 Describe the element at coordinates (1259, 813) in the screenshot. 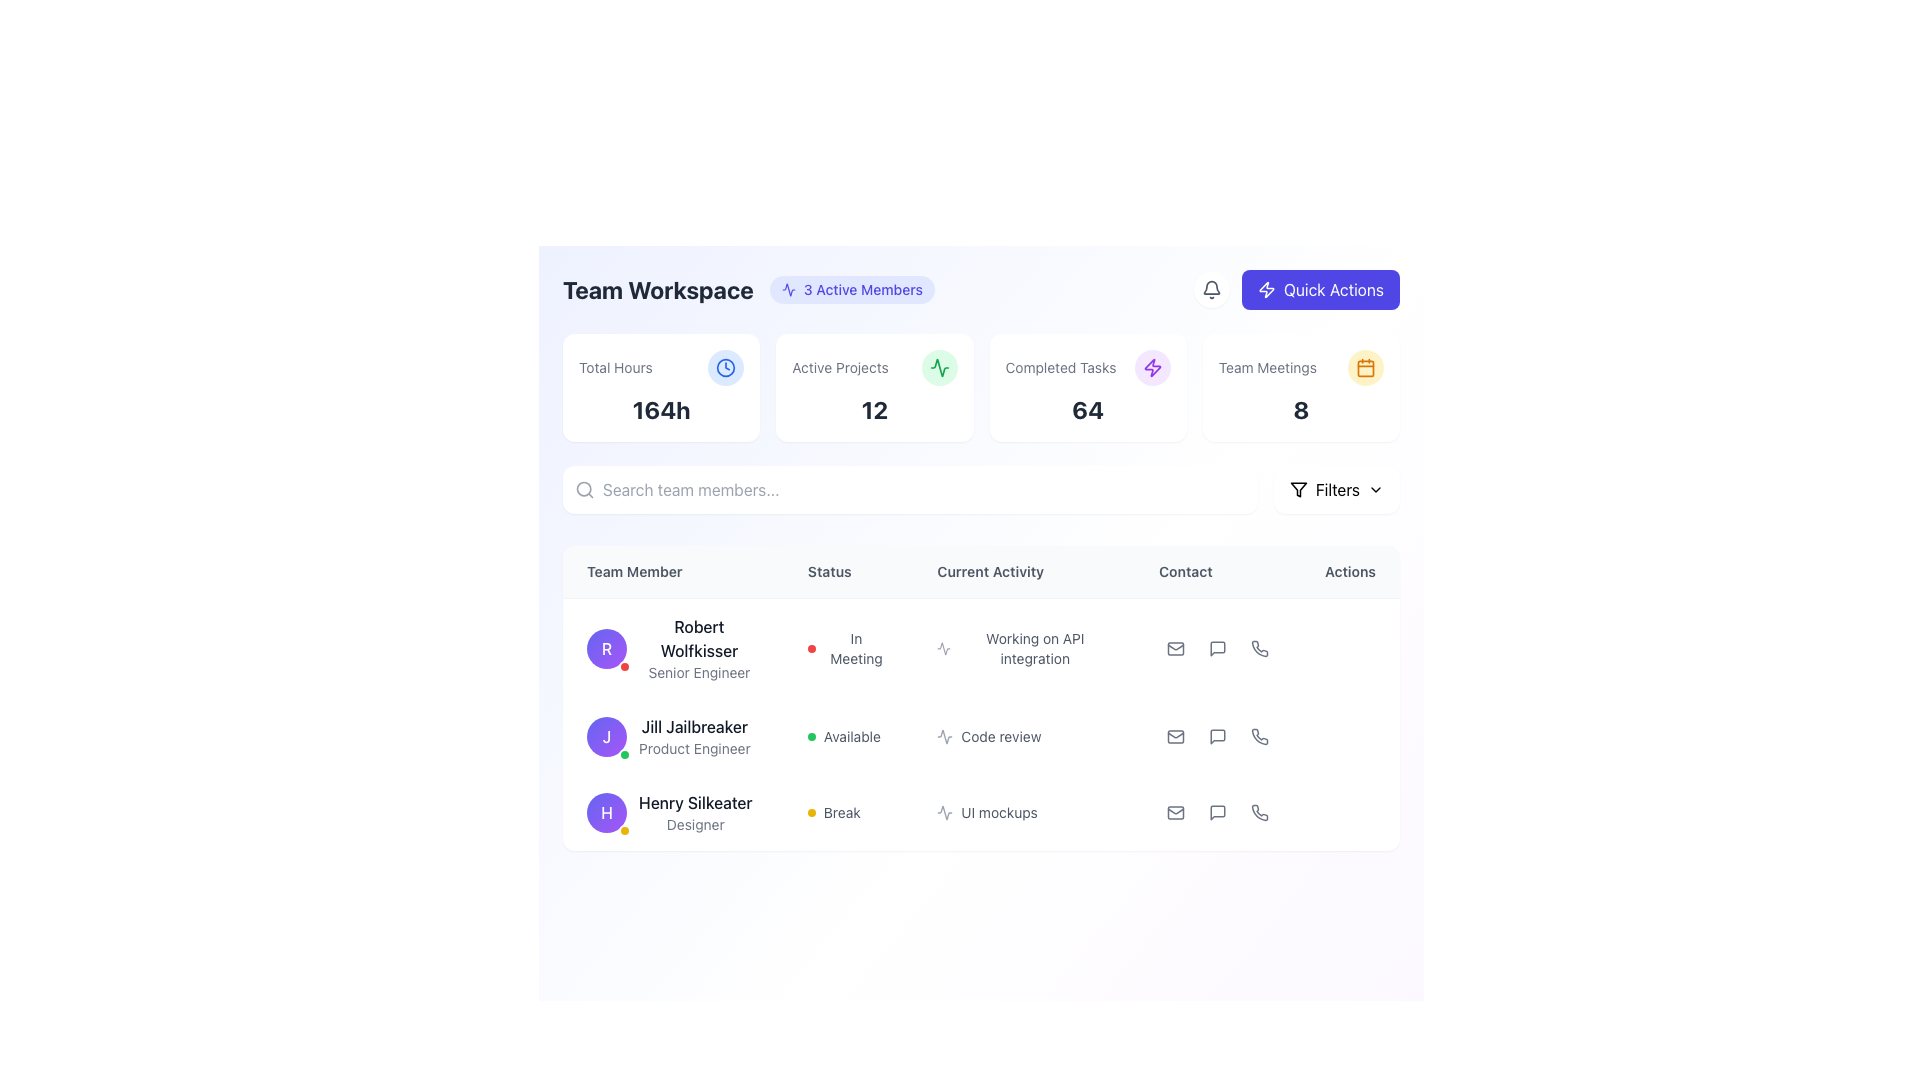

I see `the interactive shortcut icon in the 'Contact' column of the third row in the table under 'UI Mockups'` at that location.